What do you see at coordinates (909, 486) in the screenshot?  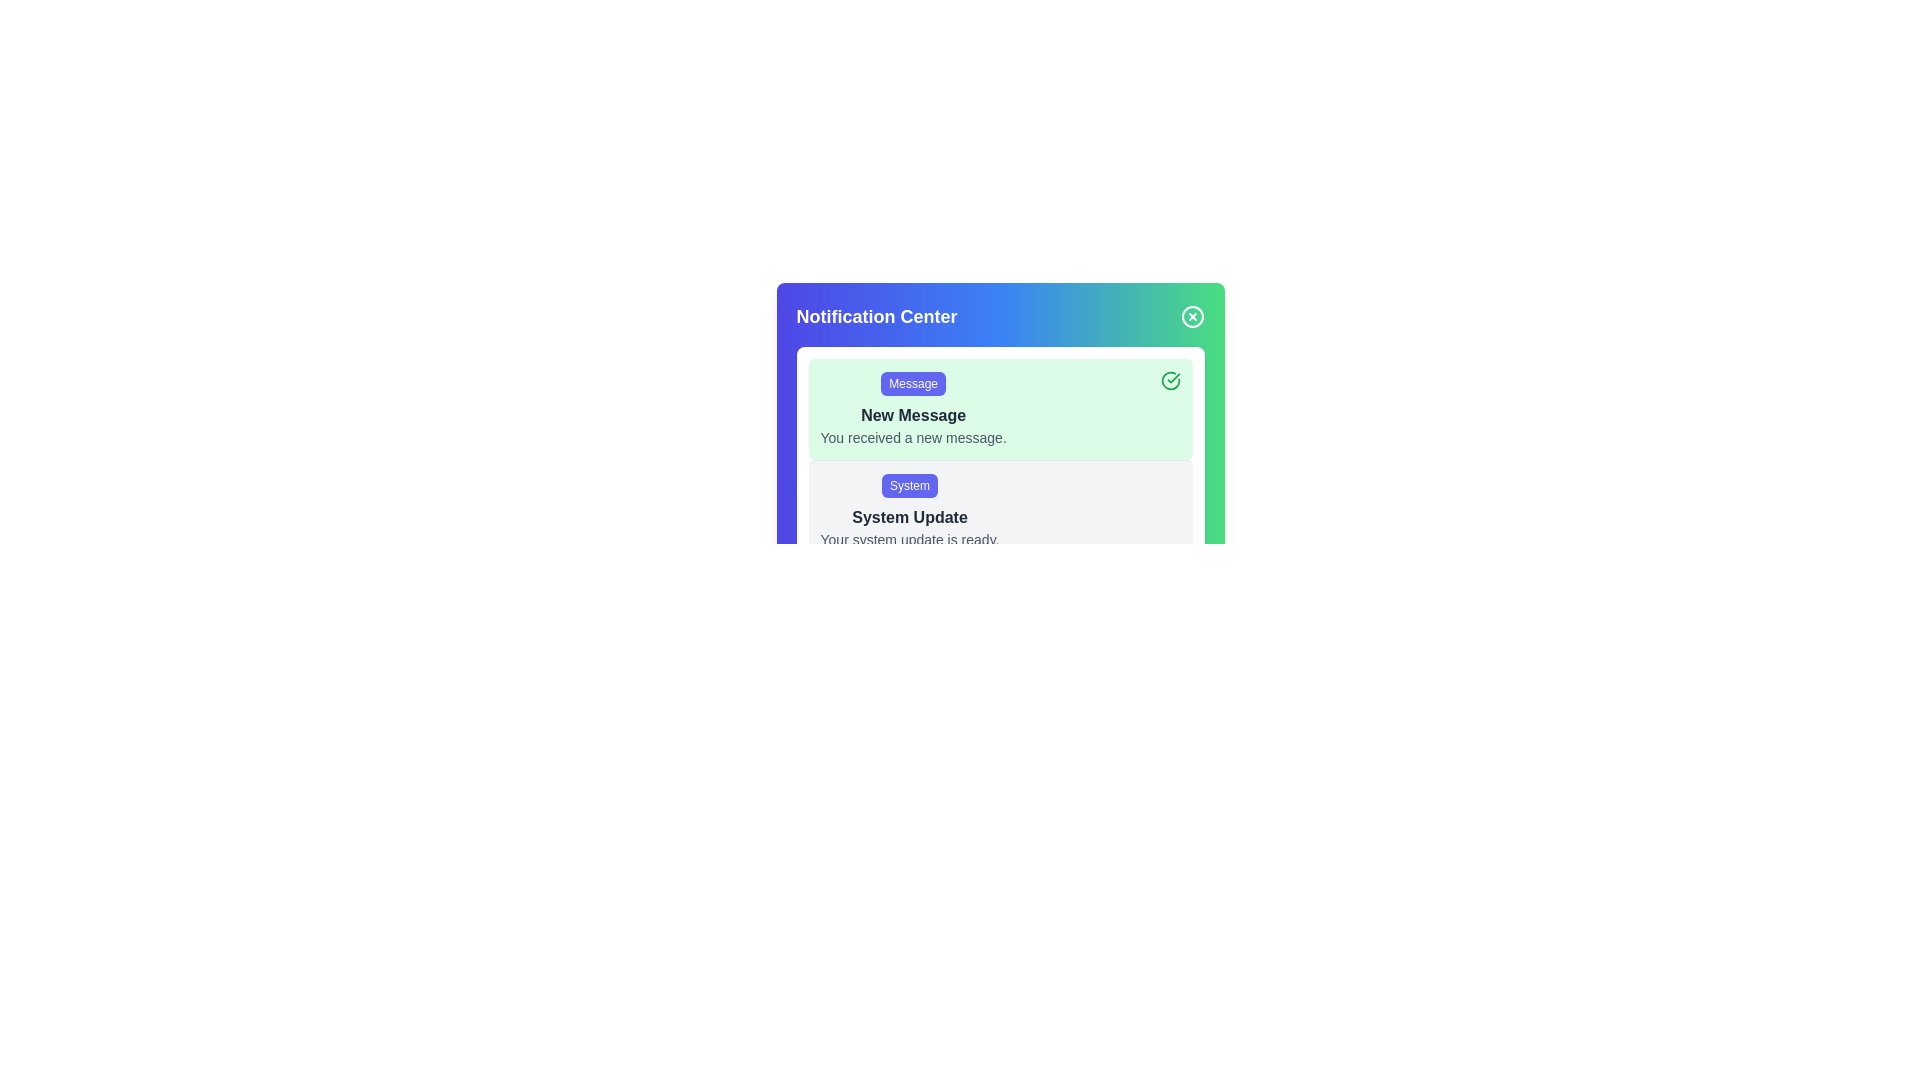 I see `the 'System' button with a dark blue background and white text in the 'Notification Center' UI, which is part of the 'System Update' notification` at bounding box center [909, 486].